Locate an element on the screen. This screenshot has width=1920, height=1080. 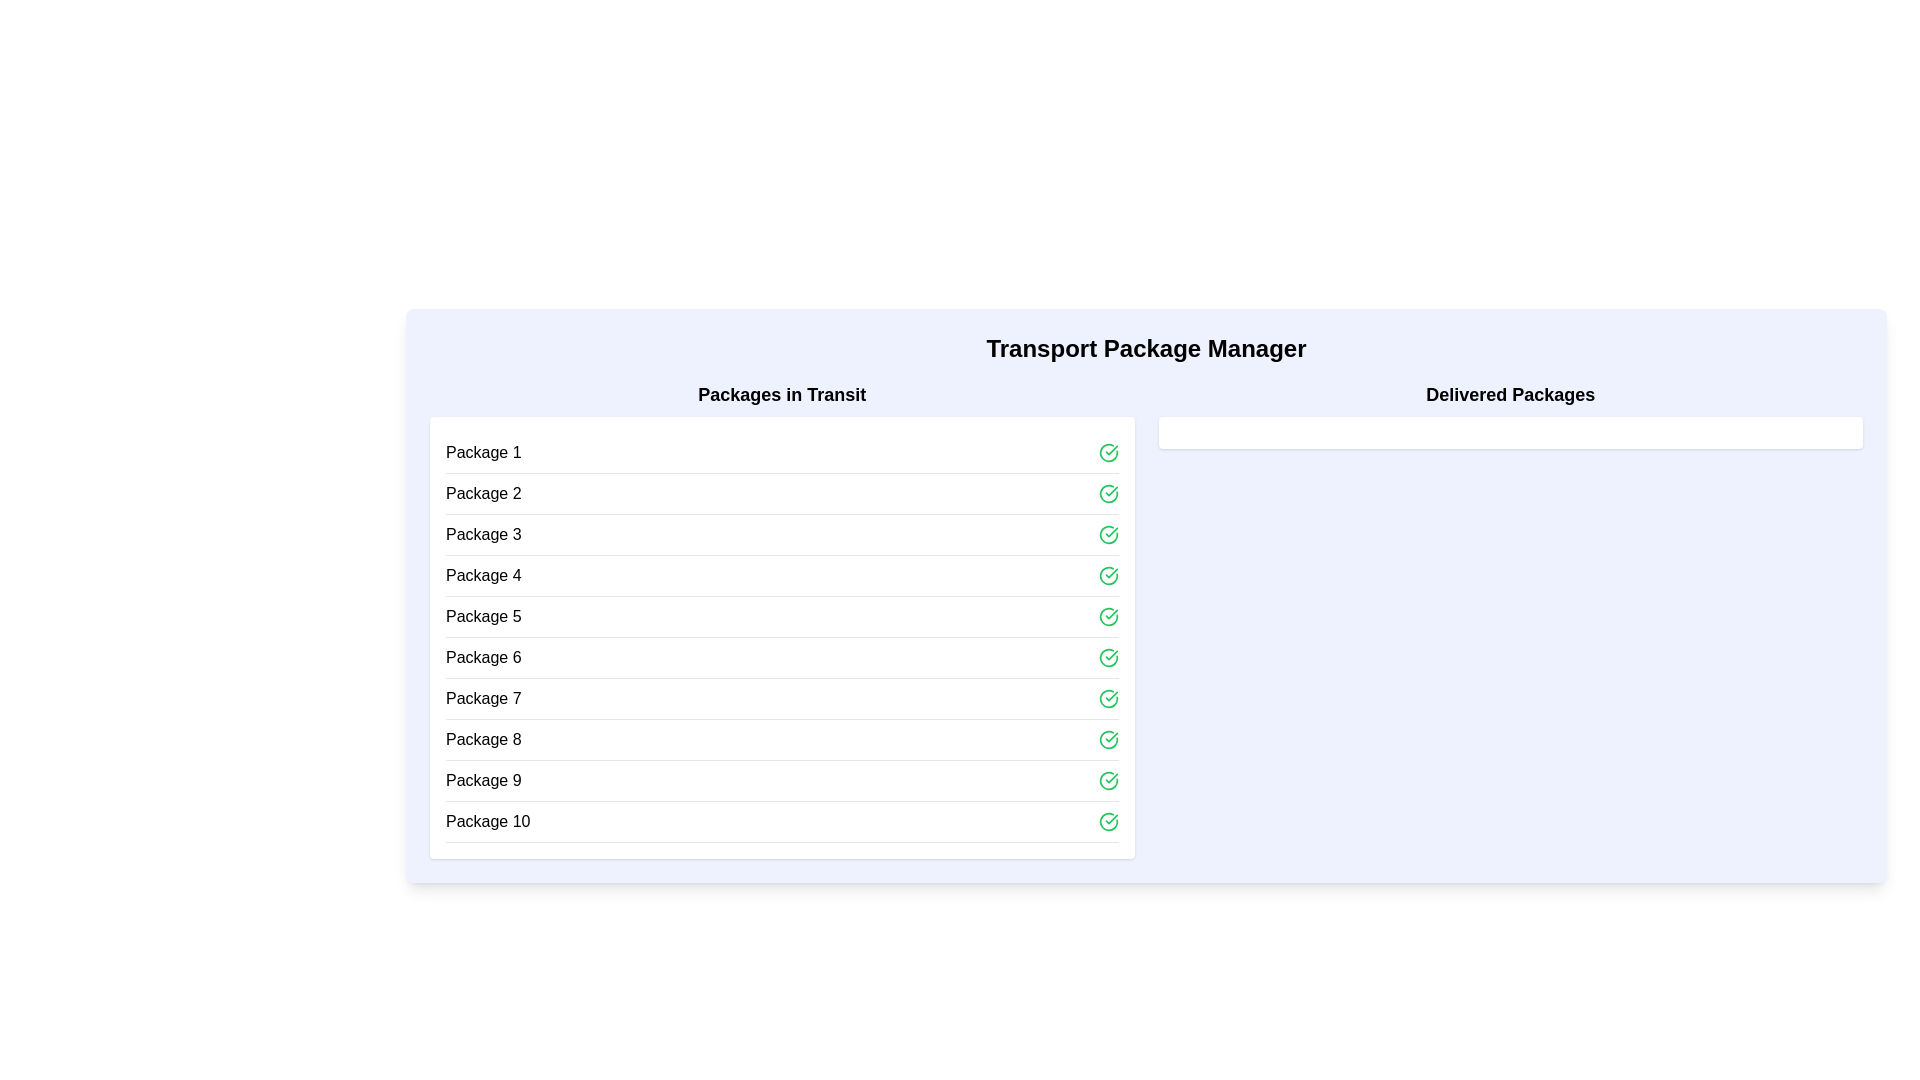
the green circular icon with a checkmark next to 'Package 5' is located at coordinates (1107, 616).